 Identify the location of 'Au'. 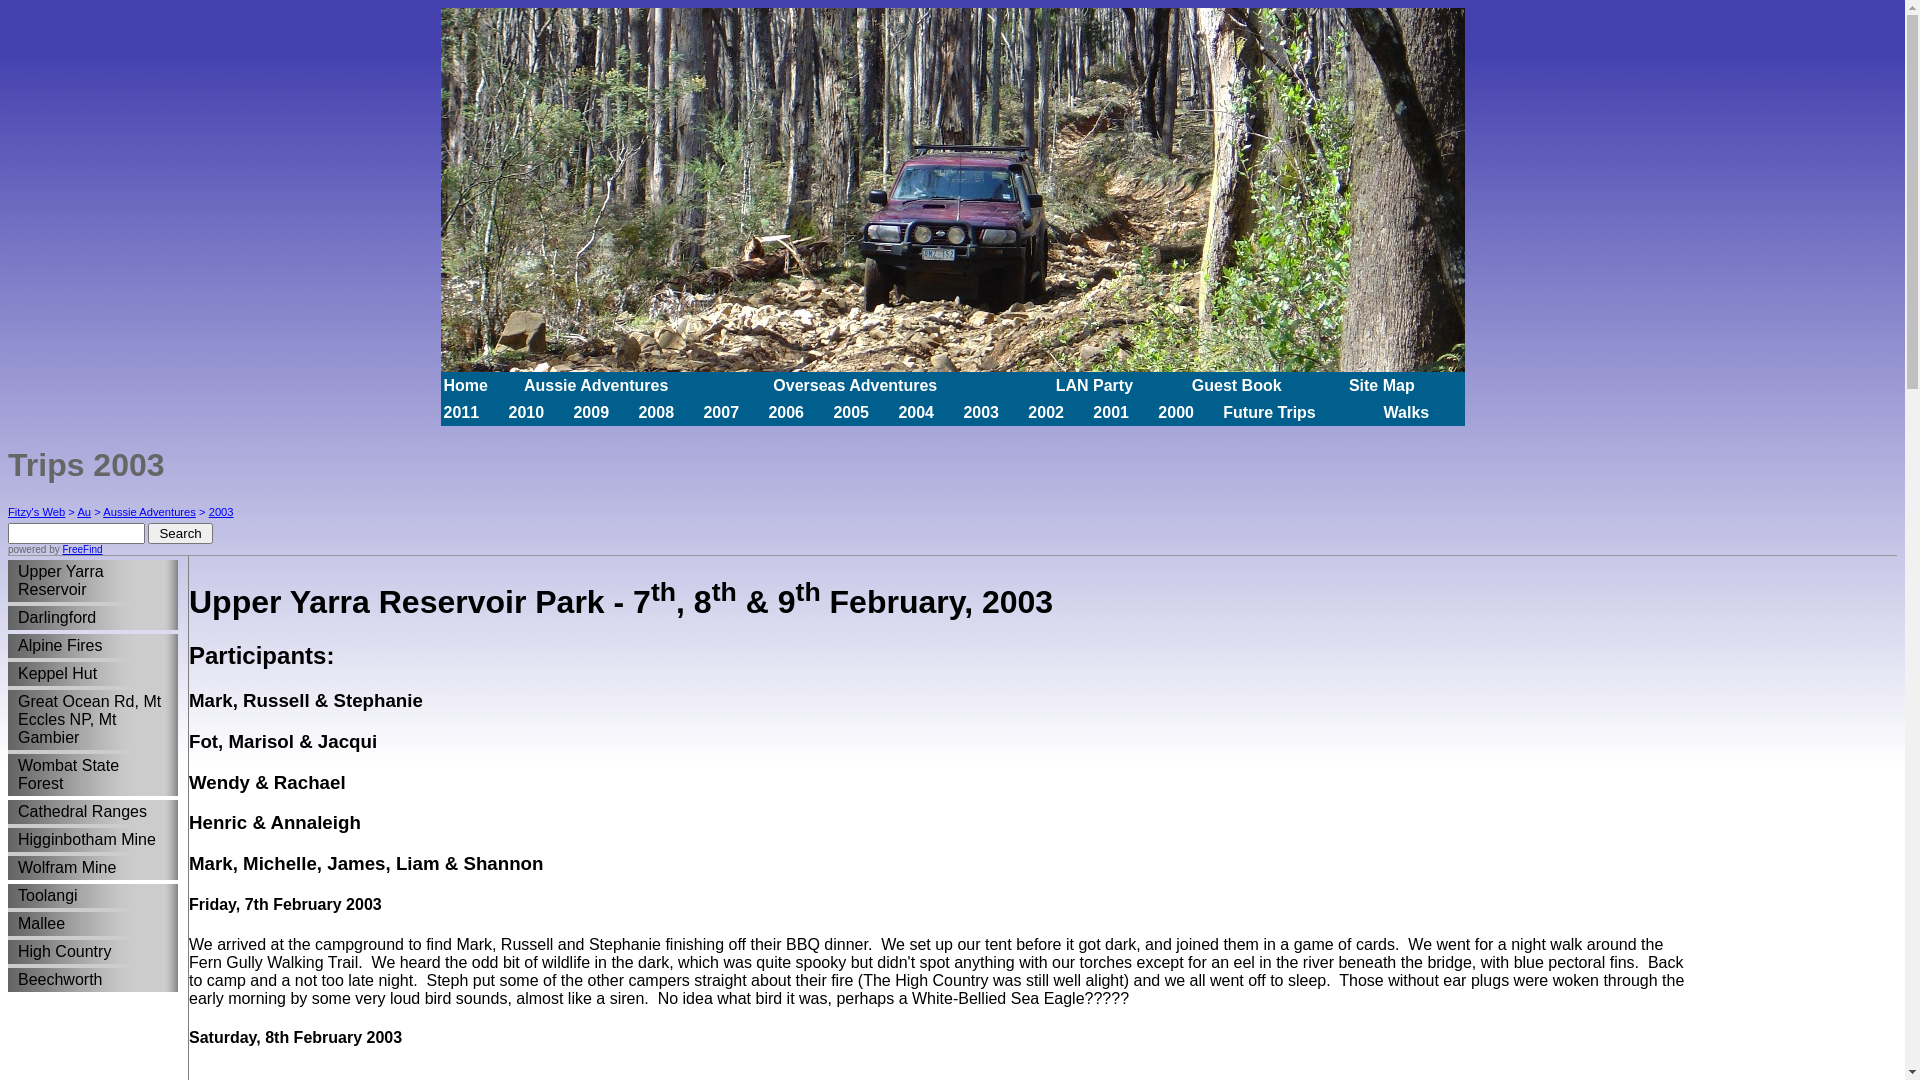
(82, 511).